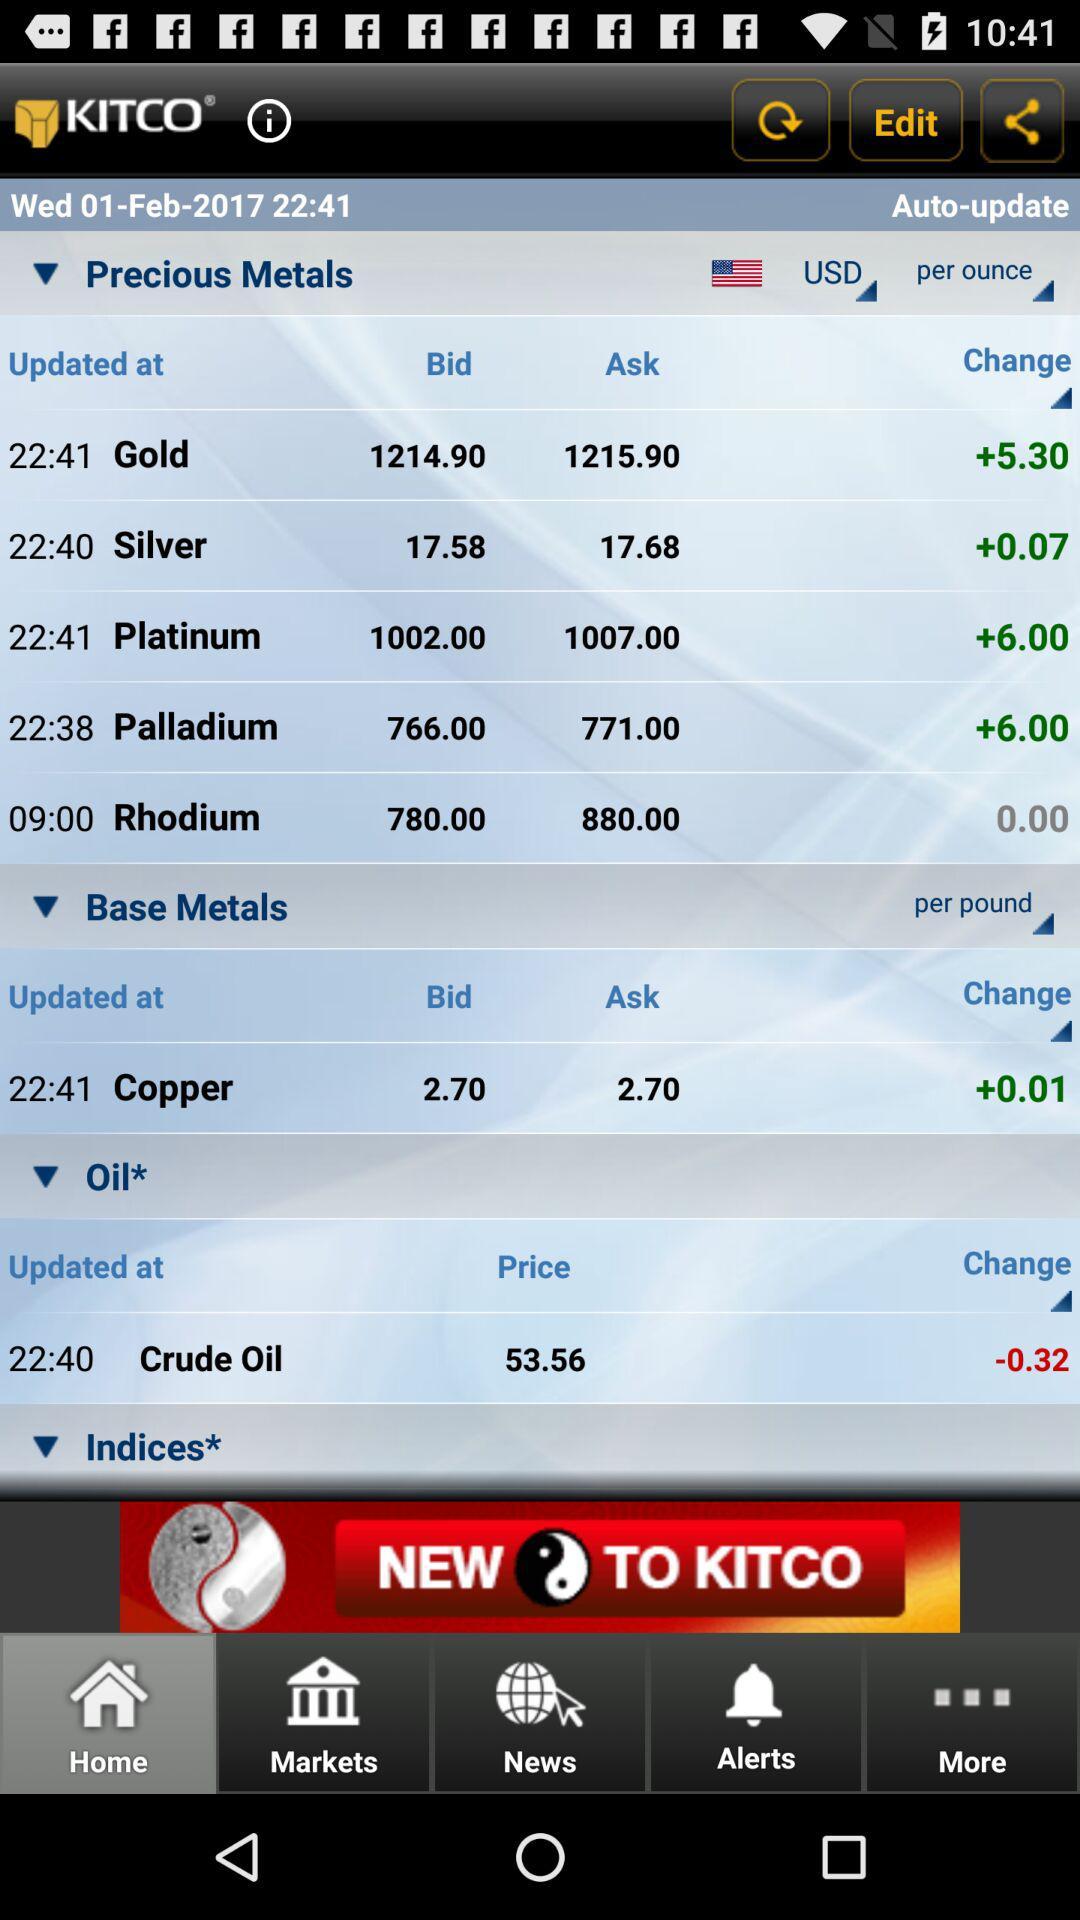 The image size is (1080, 1920). I want to click on share this page, so click(1022, 119).